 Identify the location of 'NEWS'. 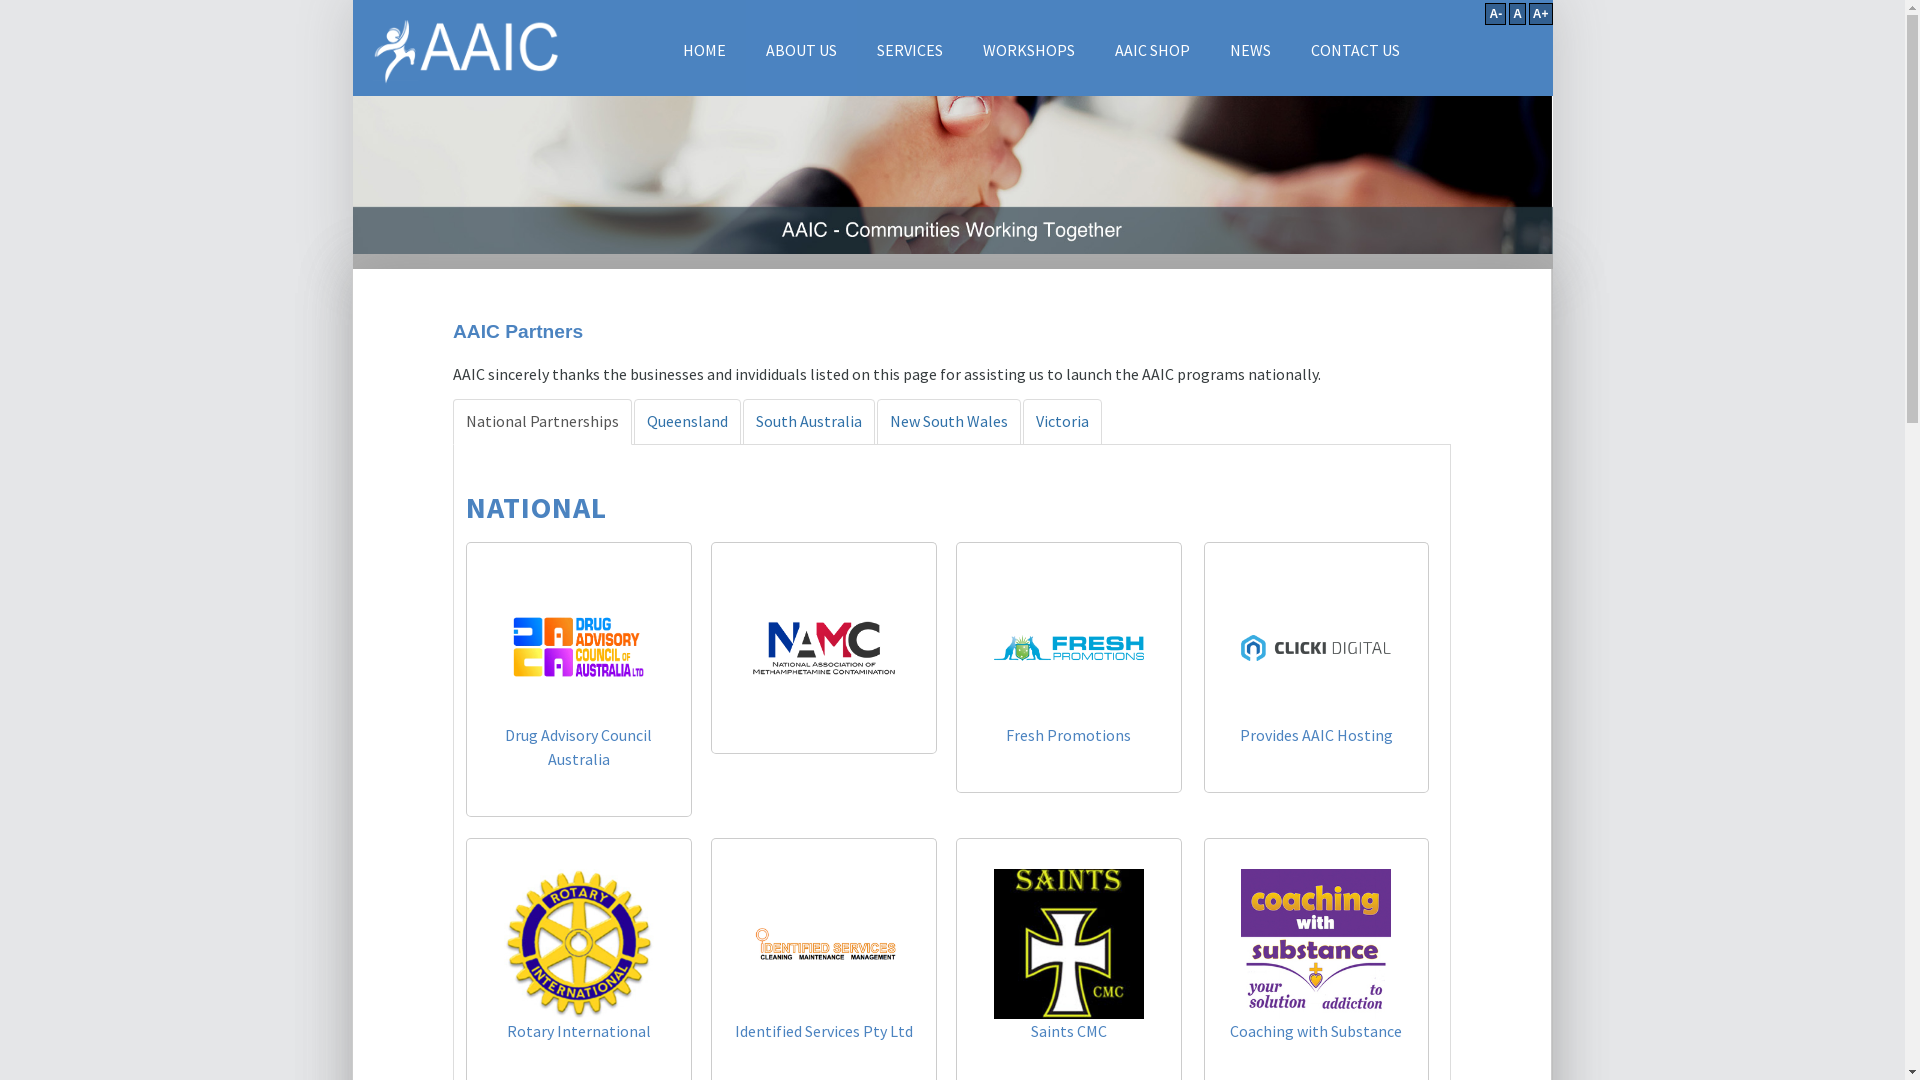
(1249, 49).